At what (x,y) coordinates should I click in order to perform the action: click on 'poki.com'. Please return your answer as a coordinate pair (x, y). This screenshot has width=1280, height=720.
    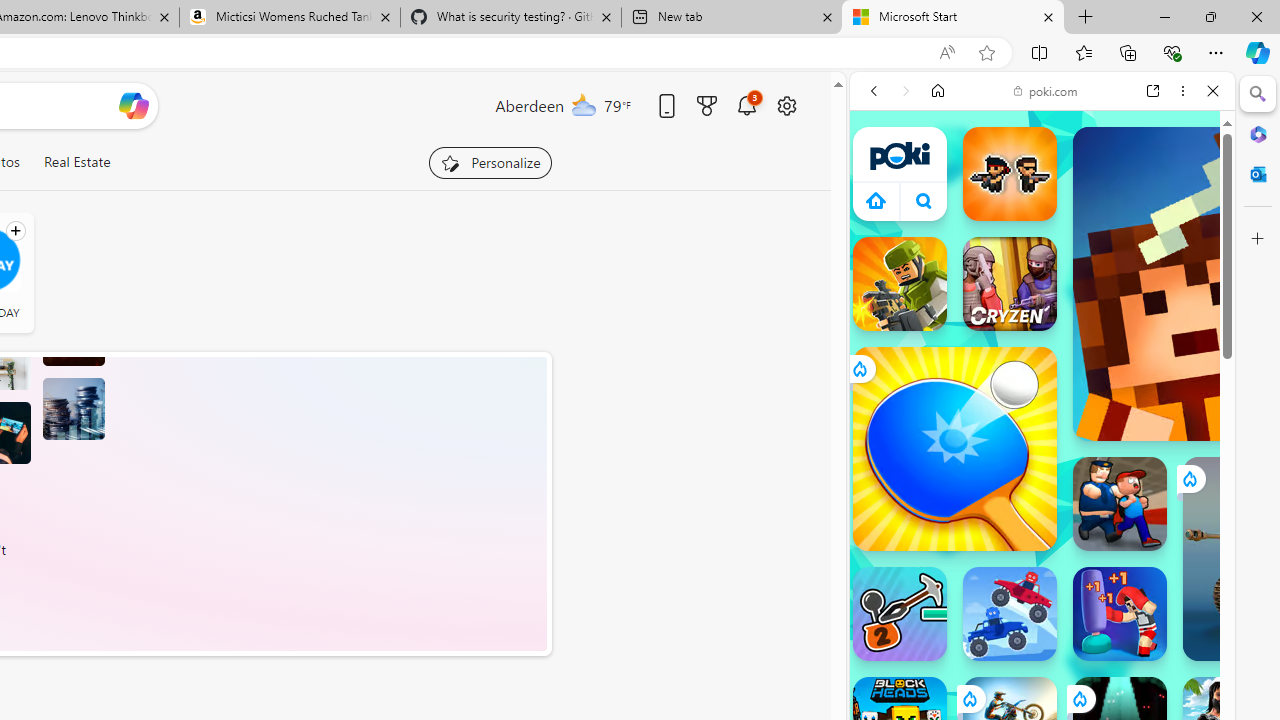
    Looking at the image, I should click on (1045, 91).